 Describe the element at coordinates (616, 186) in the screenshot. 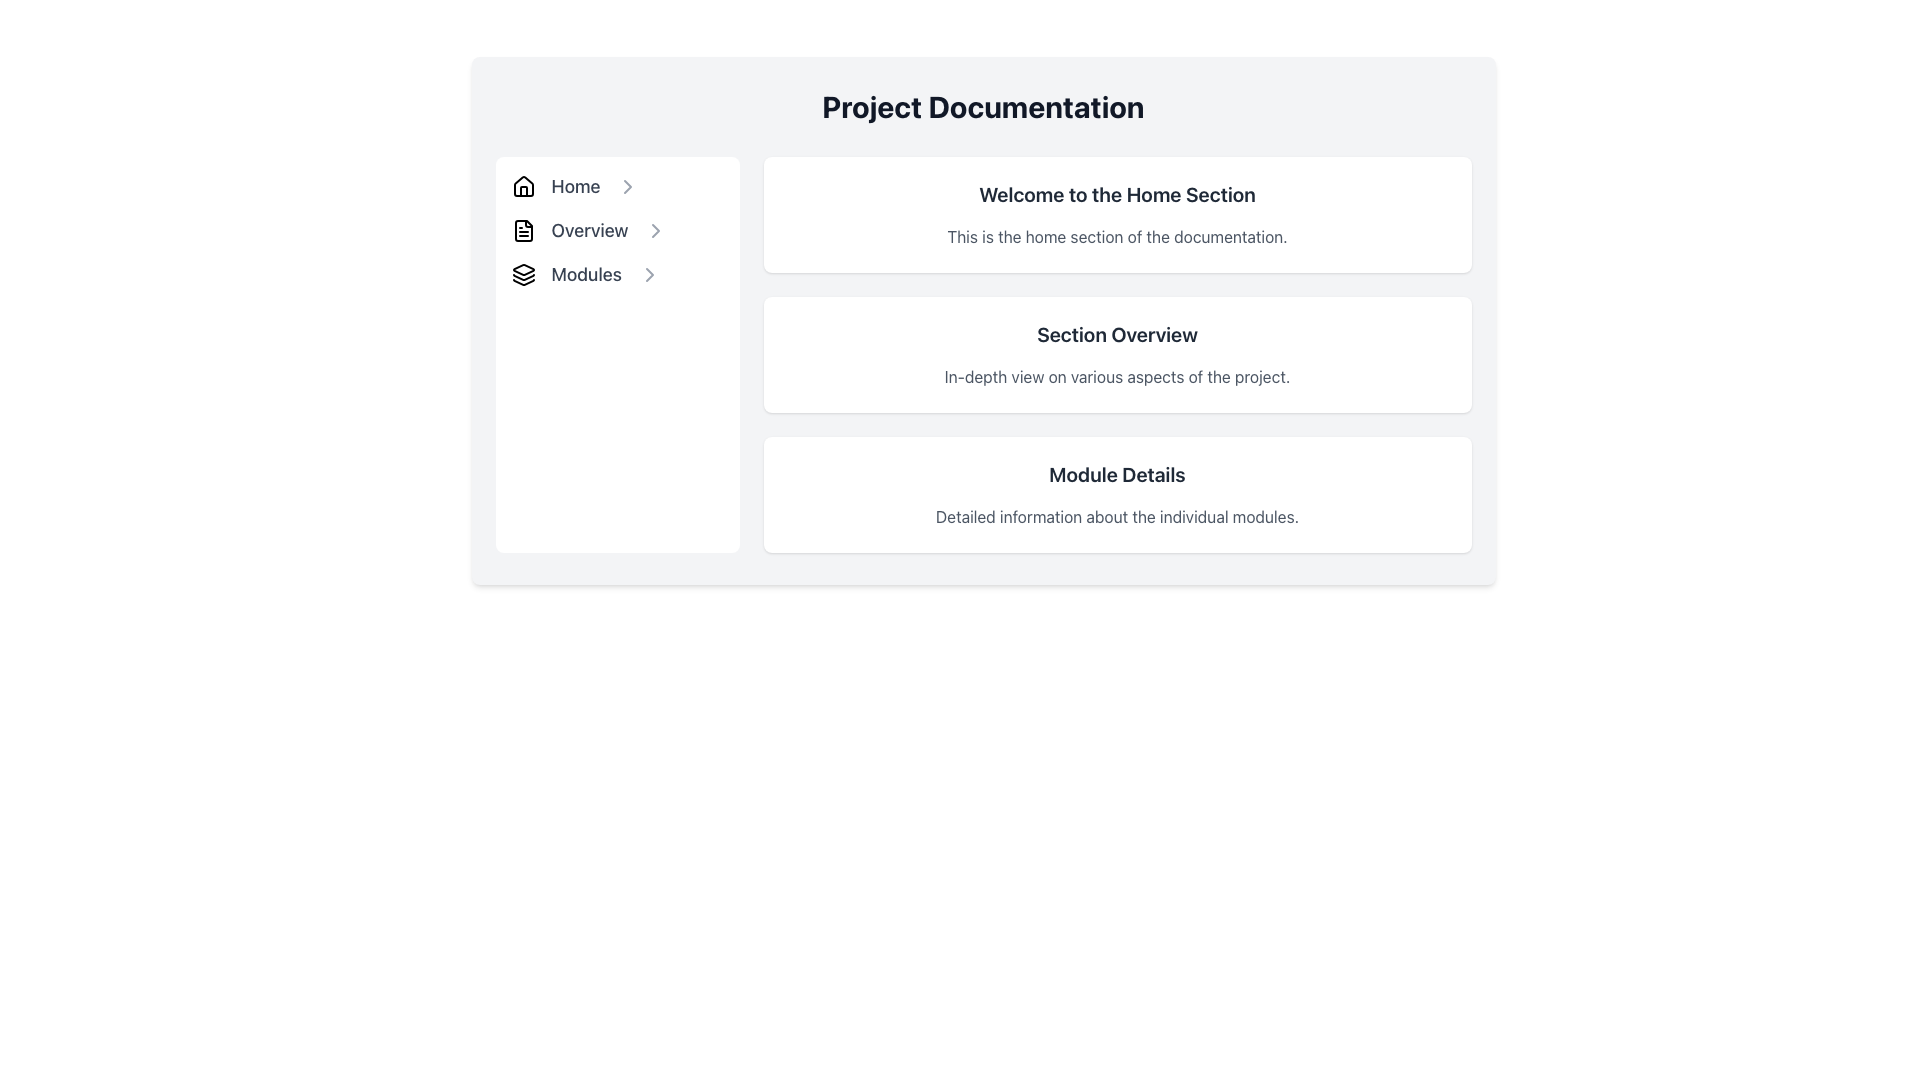

I see `the first menu item in the sidebar` at that location.